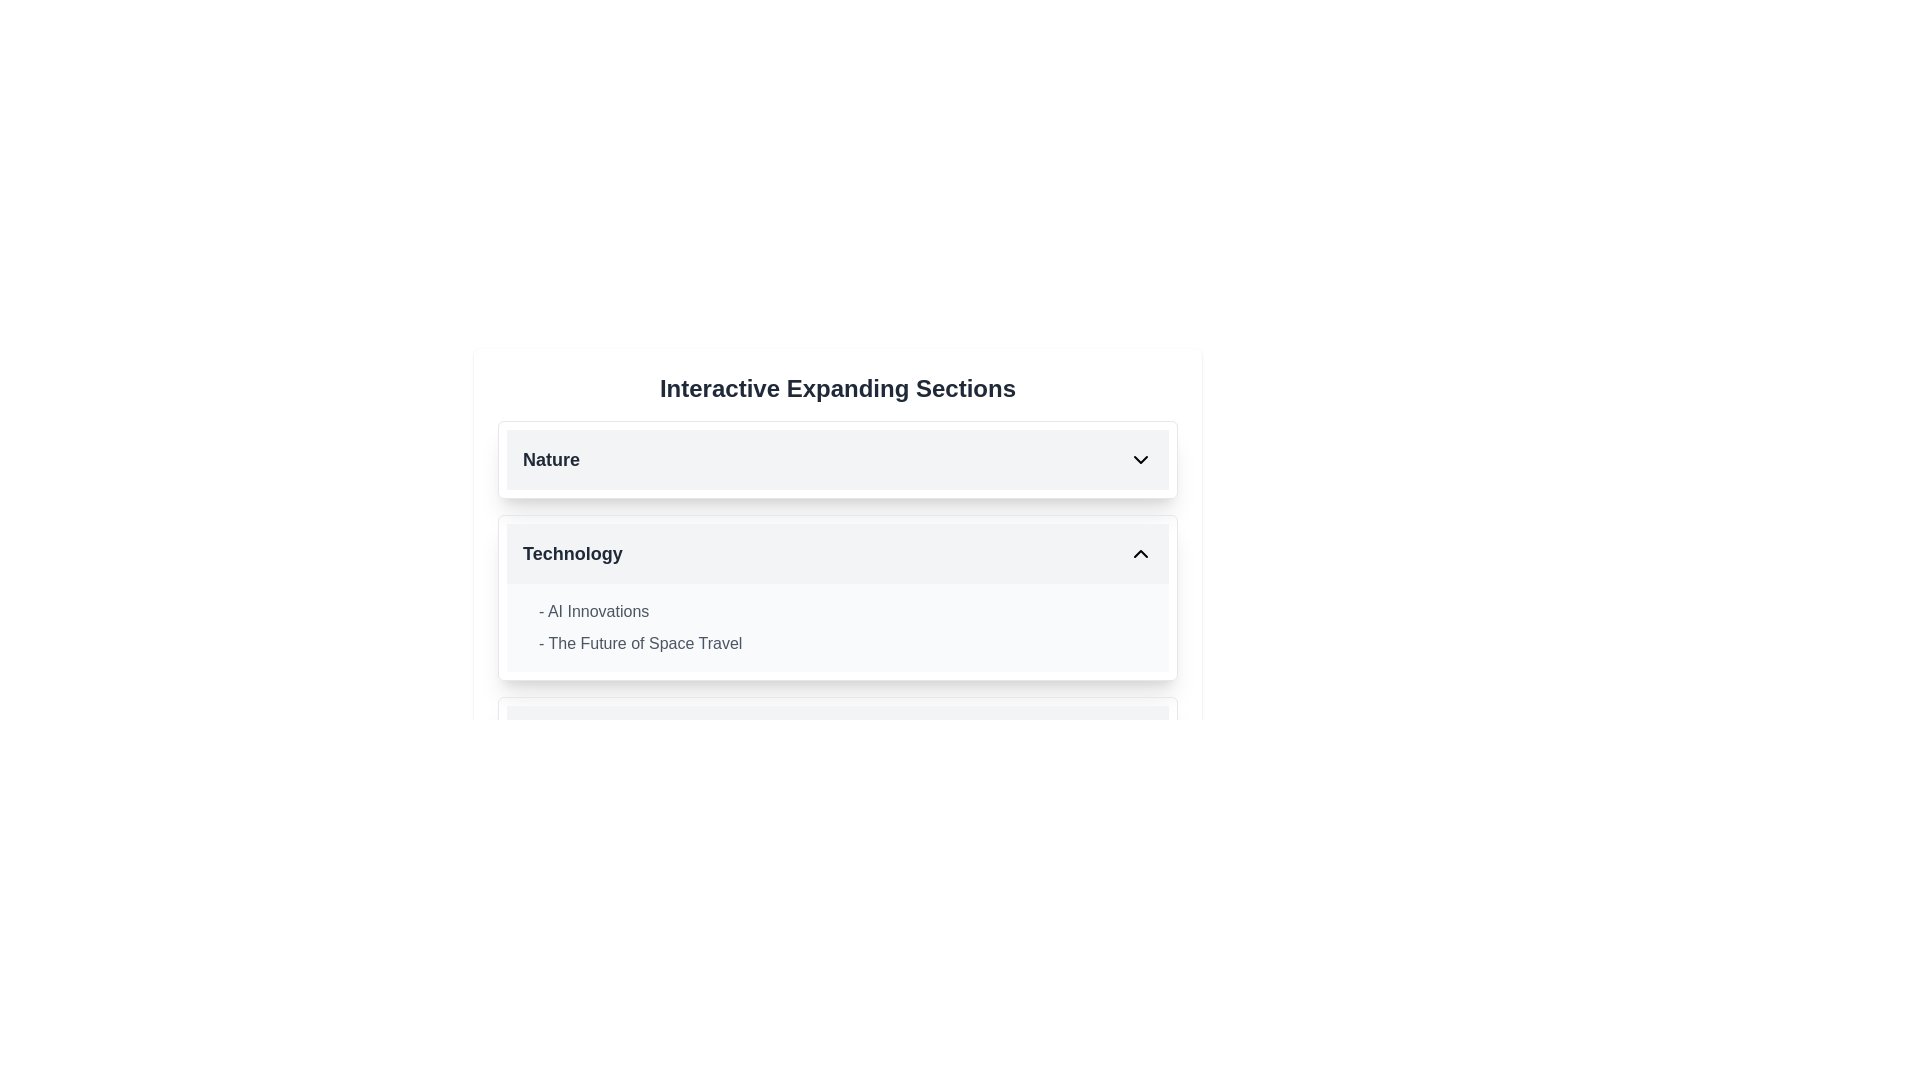 This screenshot has height=1080, width=1920. What do you see at coordinates (1141, 554) in the screenshot?
I see `the chevron icon toggle button located on the far right of the 'Technology' section` at bounding box center [1141, 554].